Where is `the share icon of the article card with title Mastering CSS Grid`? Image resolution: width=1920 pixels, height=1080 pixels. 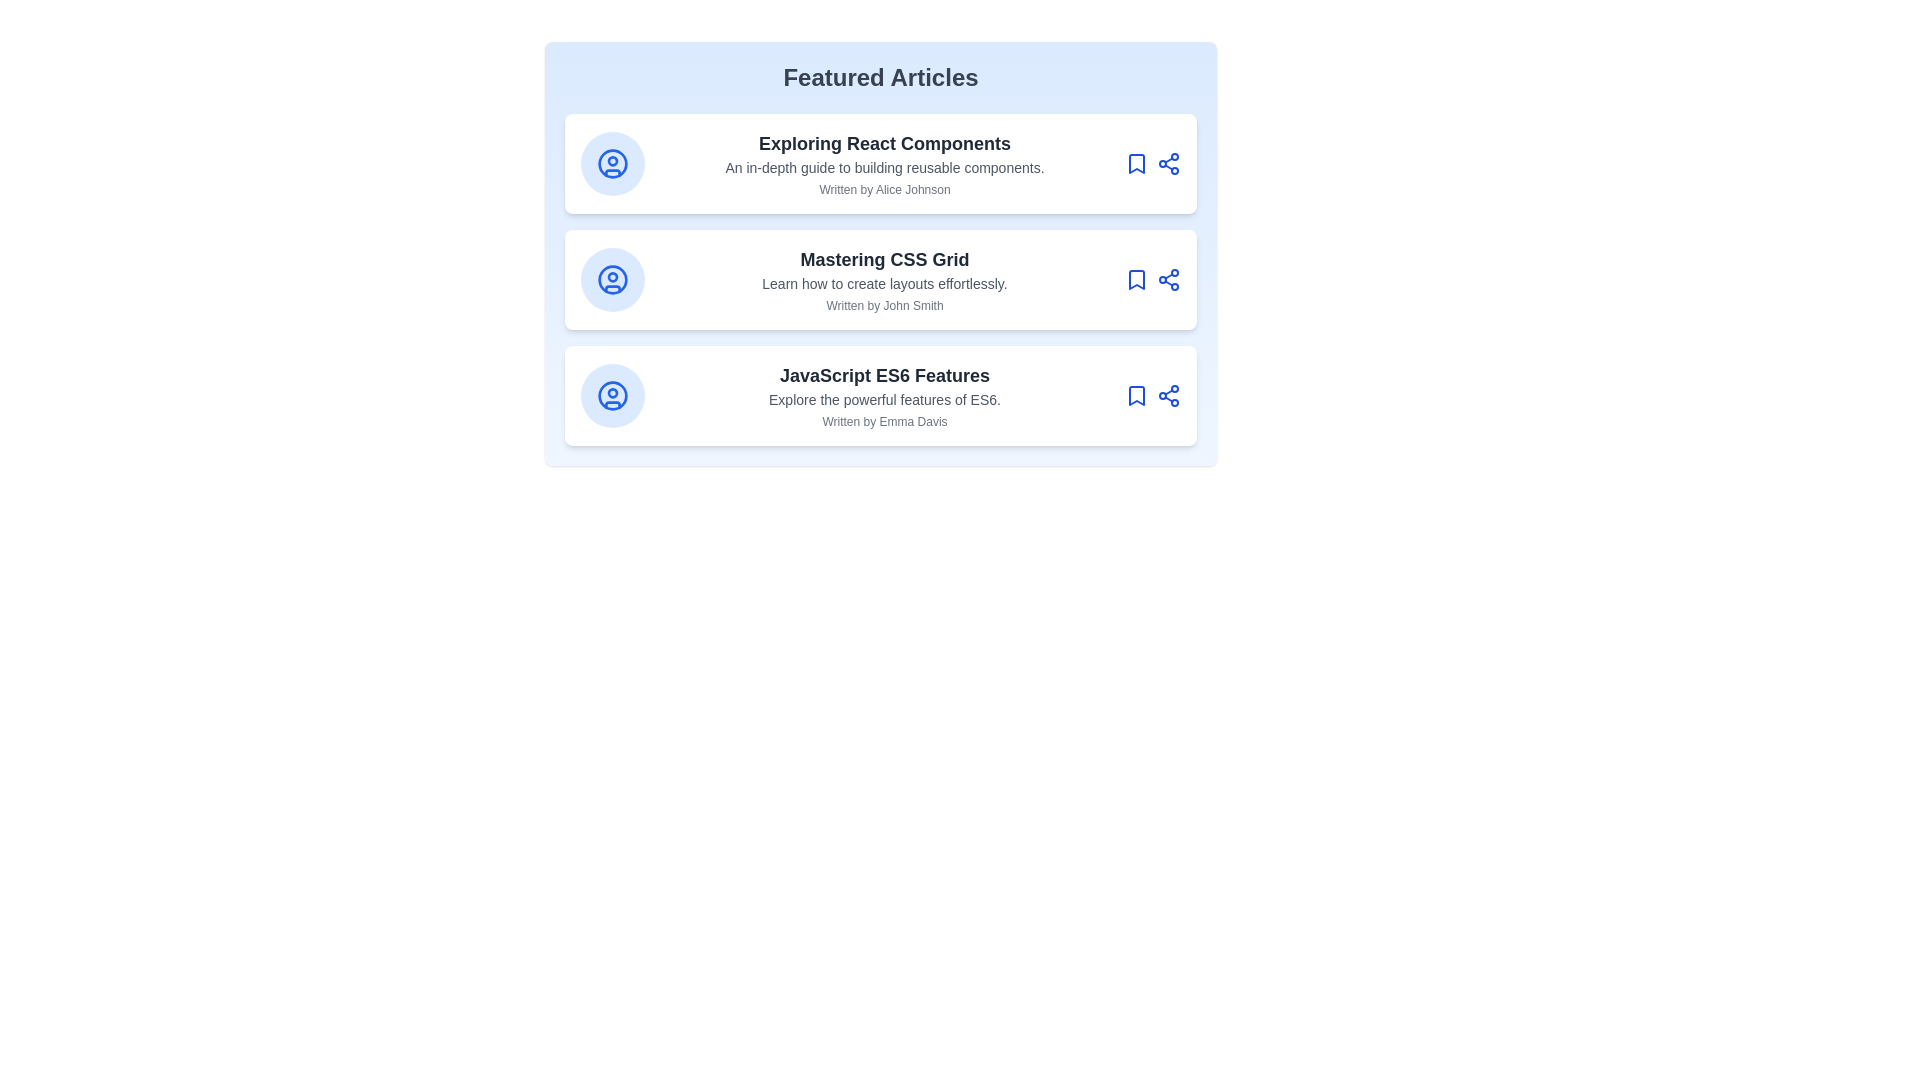 the share icon of the article card with title Mastering CSS Grid is located at coordinates (1169, 280).